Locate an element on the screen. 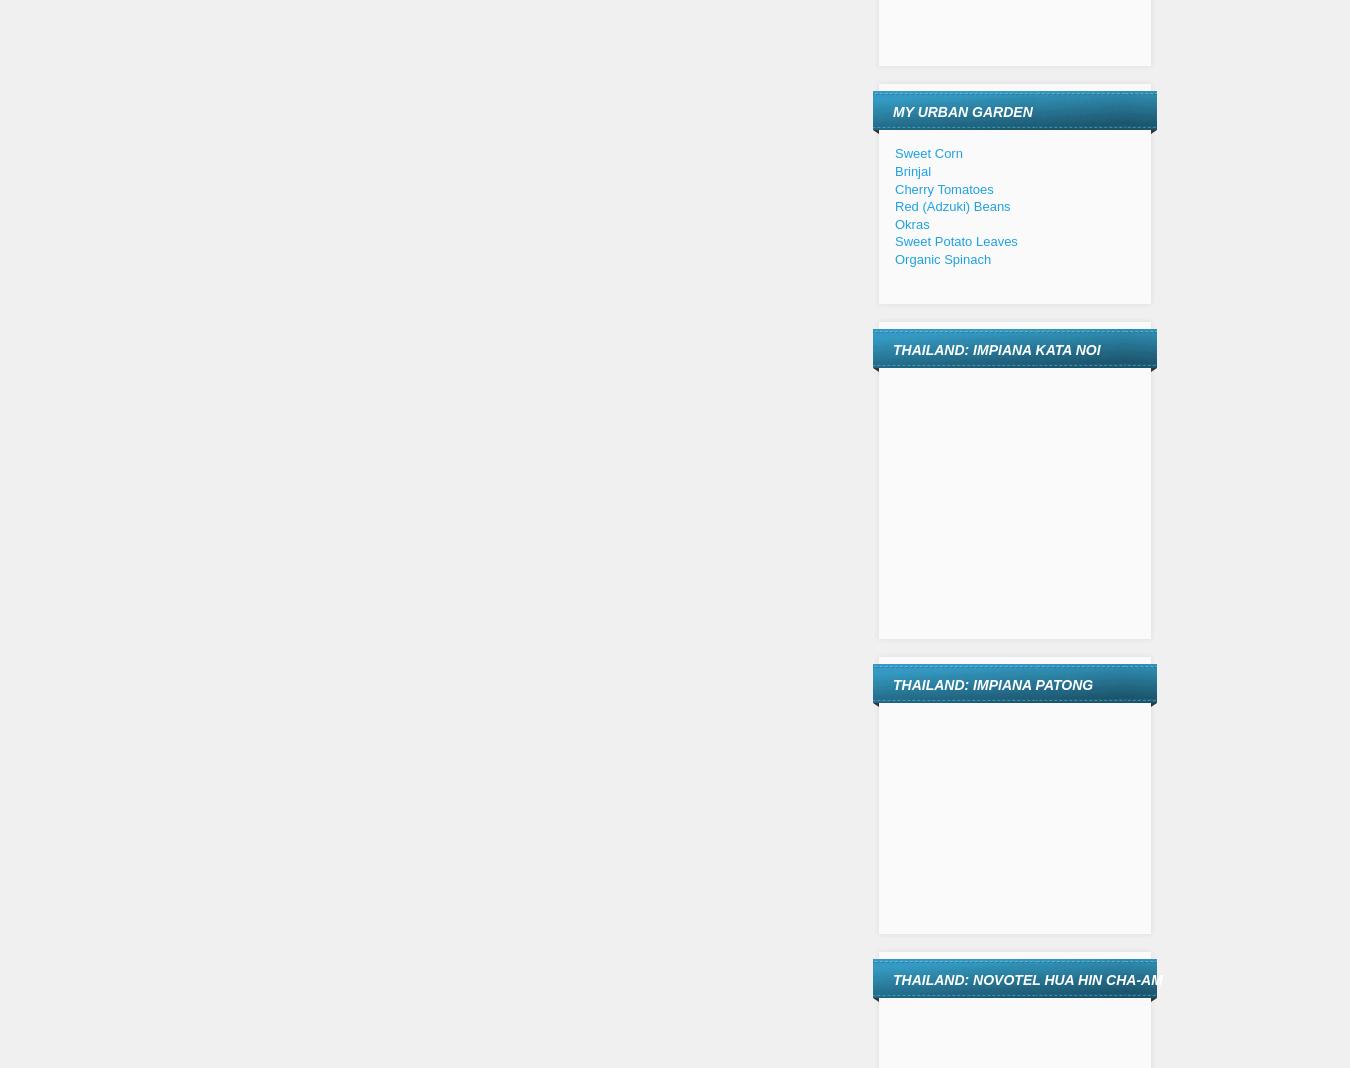 The image size is (1350, 1068). 'Sweet Corn' is located at coordinates (895, 153).